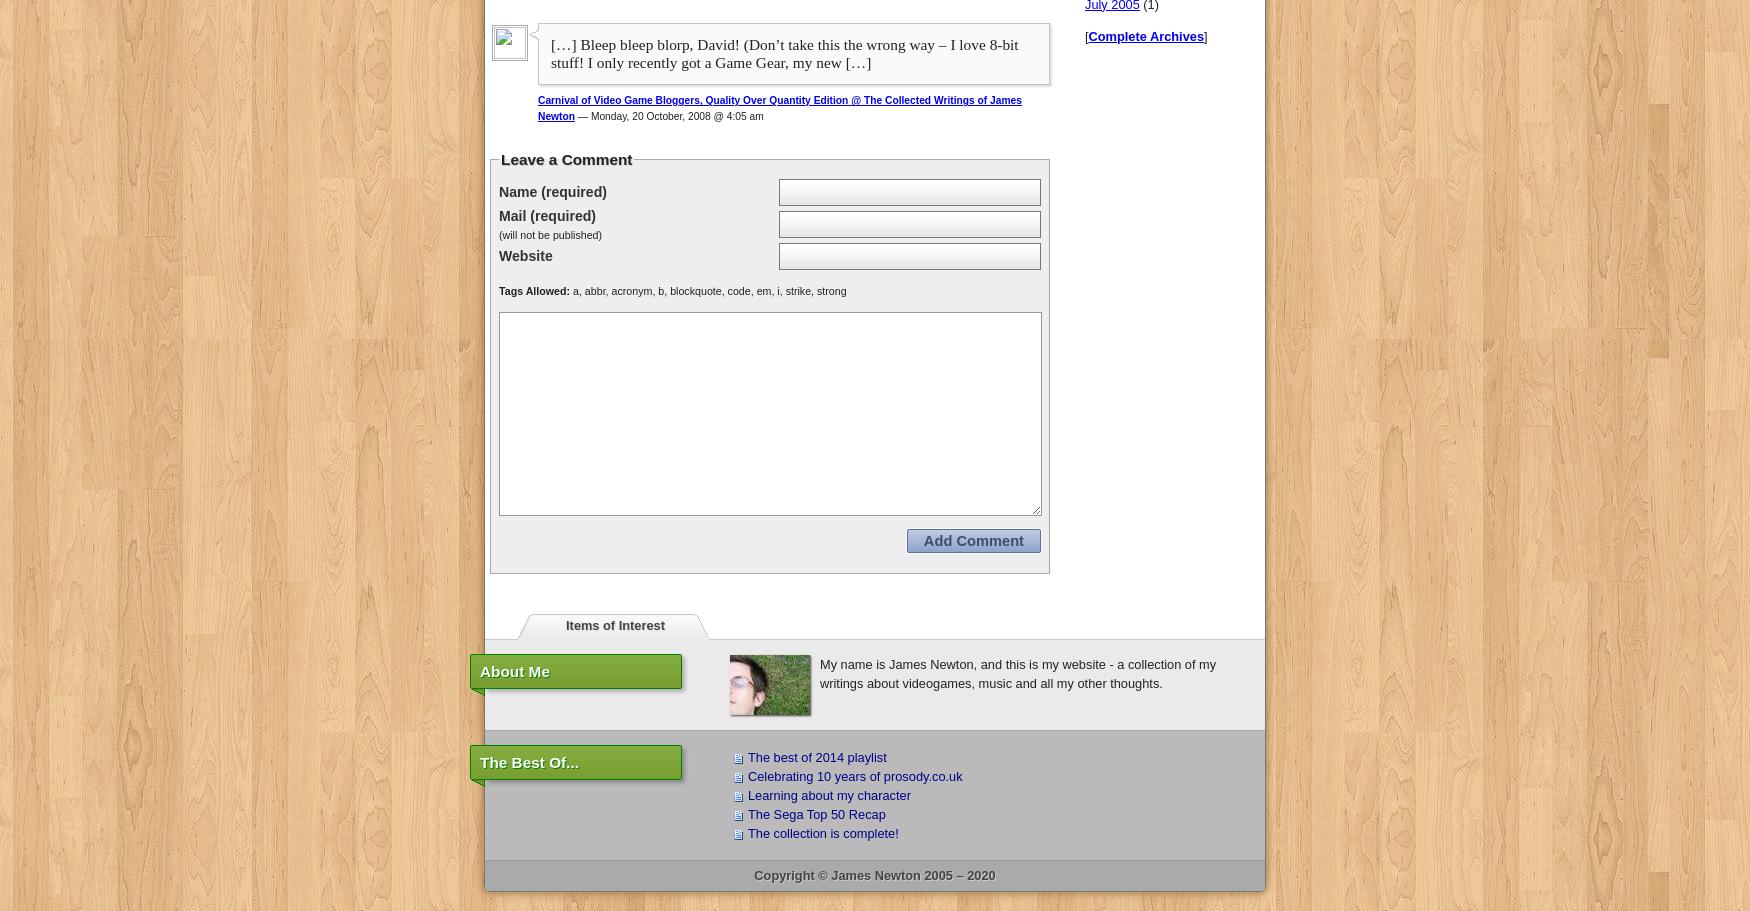 Image resolution: width=1750 pixels, height=911 pixels. Describe the element at coordinates (855, 775) in the screenshot. I see `'Celebrating 10 years of prosody.co.uk'` at that location.